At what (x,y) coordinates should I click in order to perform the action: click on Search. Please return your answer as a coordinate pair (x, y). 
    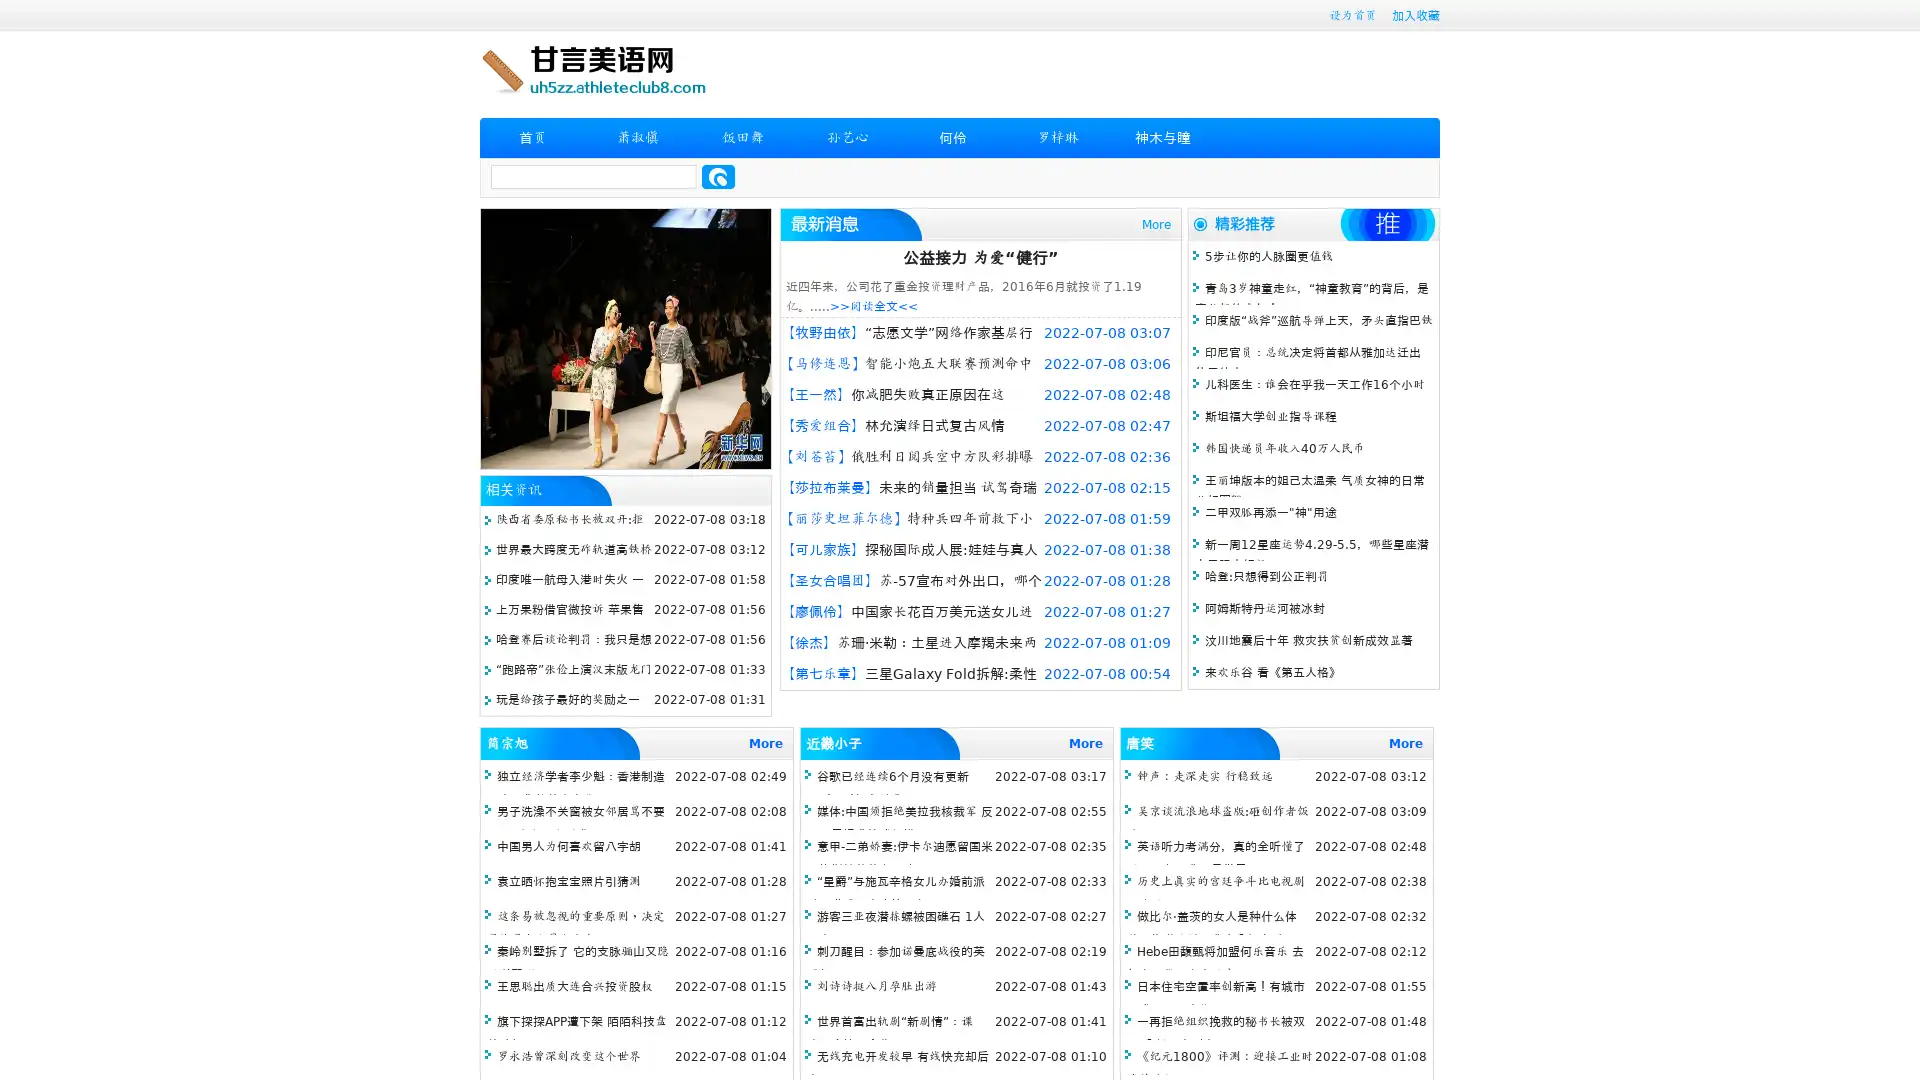
    Looking at the image, I should click on (718, 176).